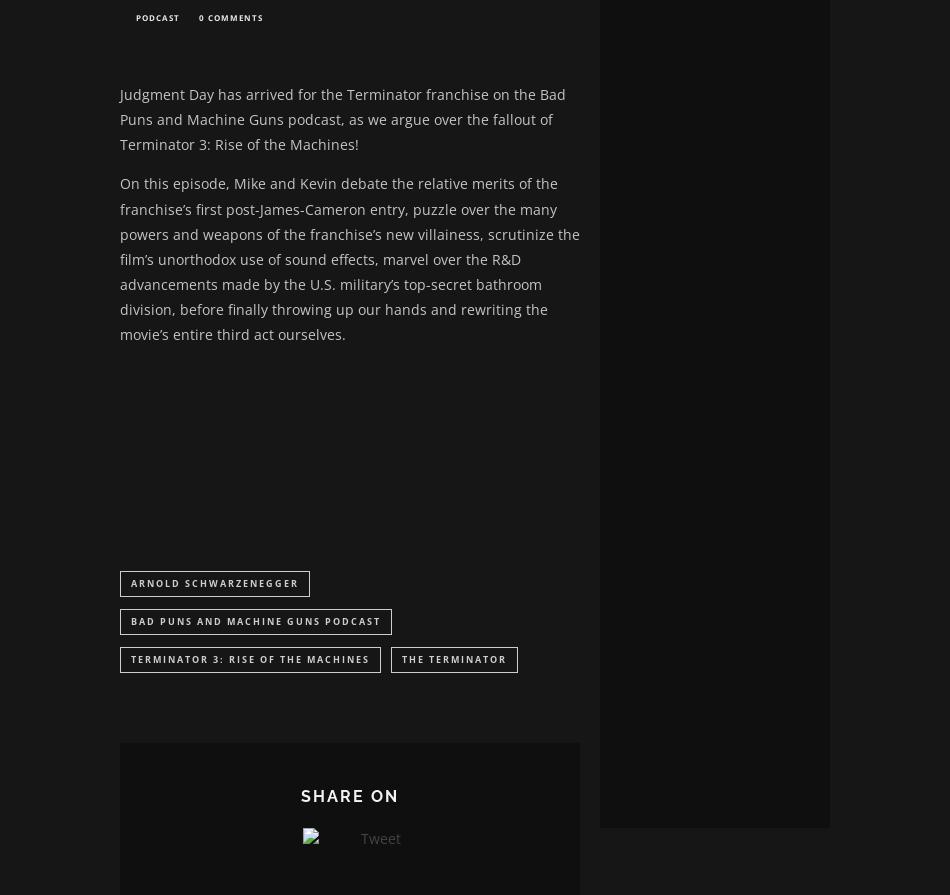 This screenshot has width=950, height=895. What do you see at coordinates (401, 662) in the screenshot?
I see `'The Terminator'` at bounding box center [401, 662].